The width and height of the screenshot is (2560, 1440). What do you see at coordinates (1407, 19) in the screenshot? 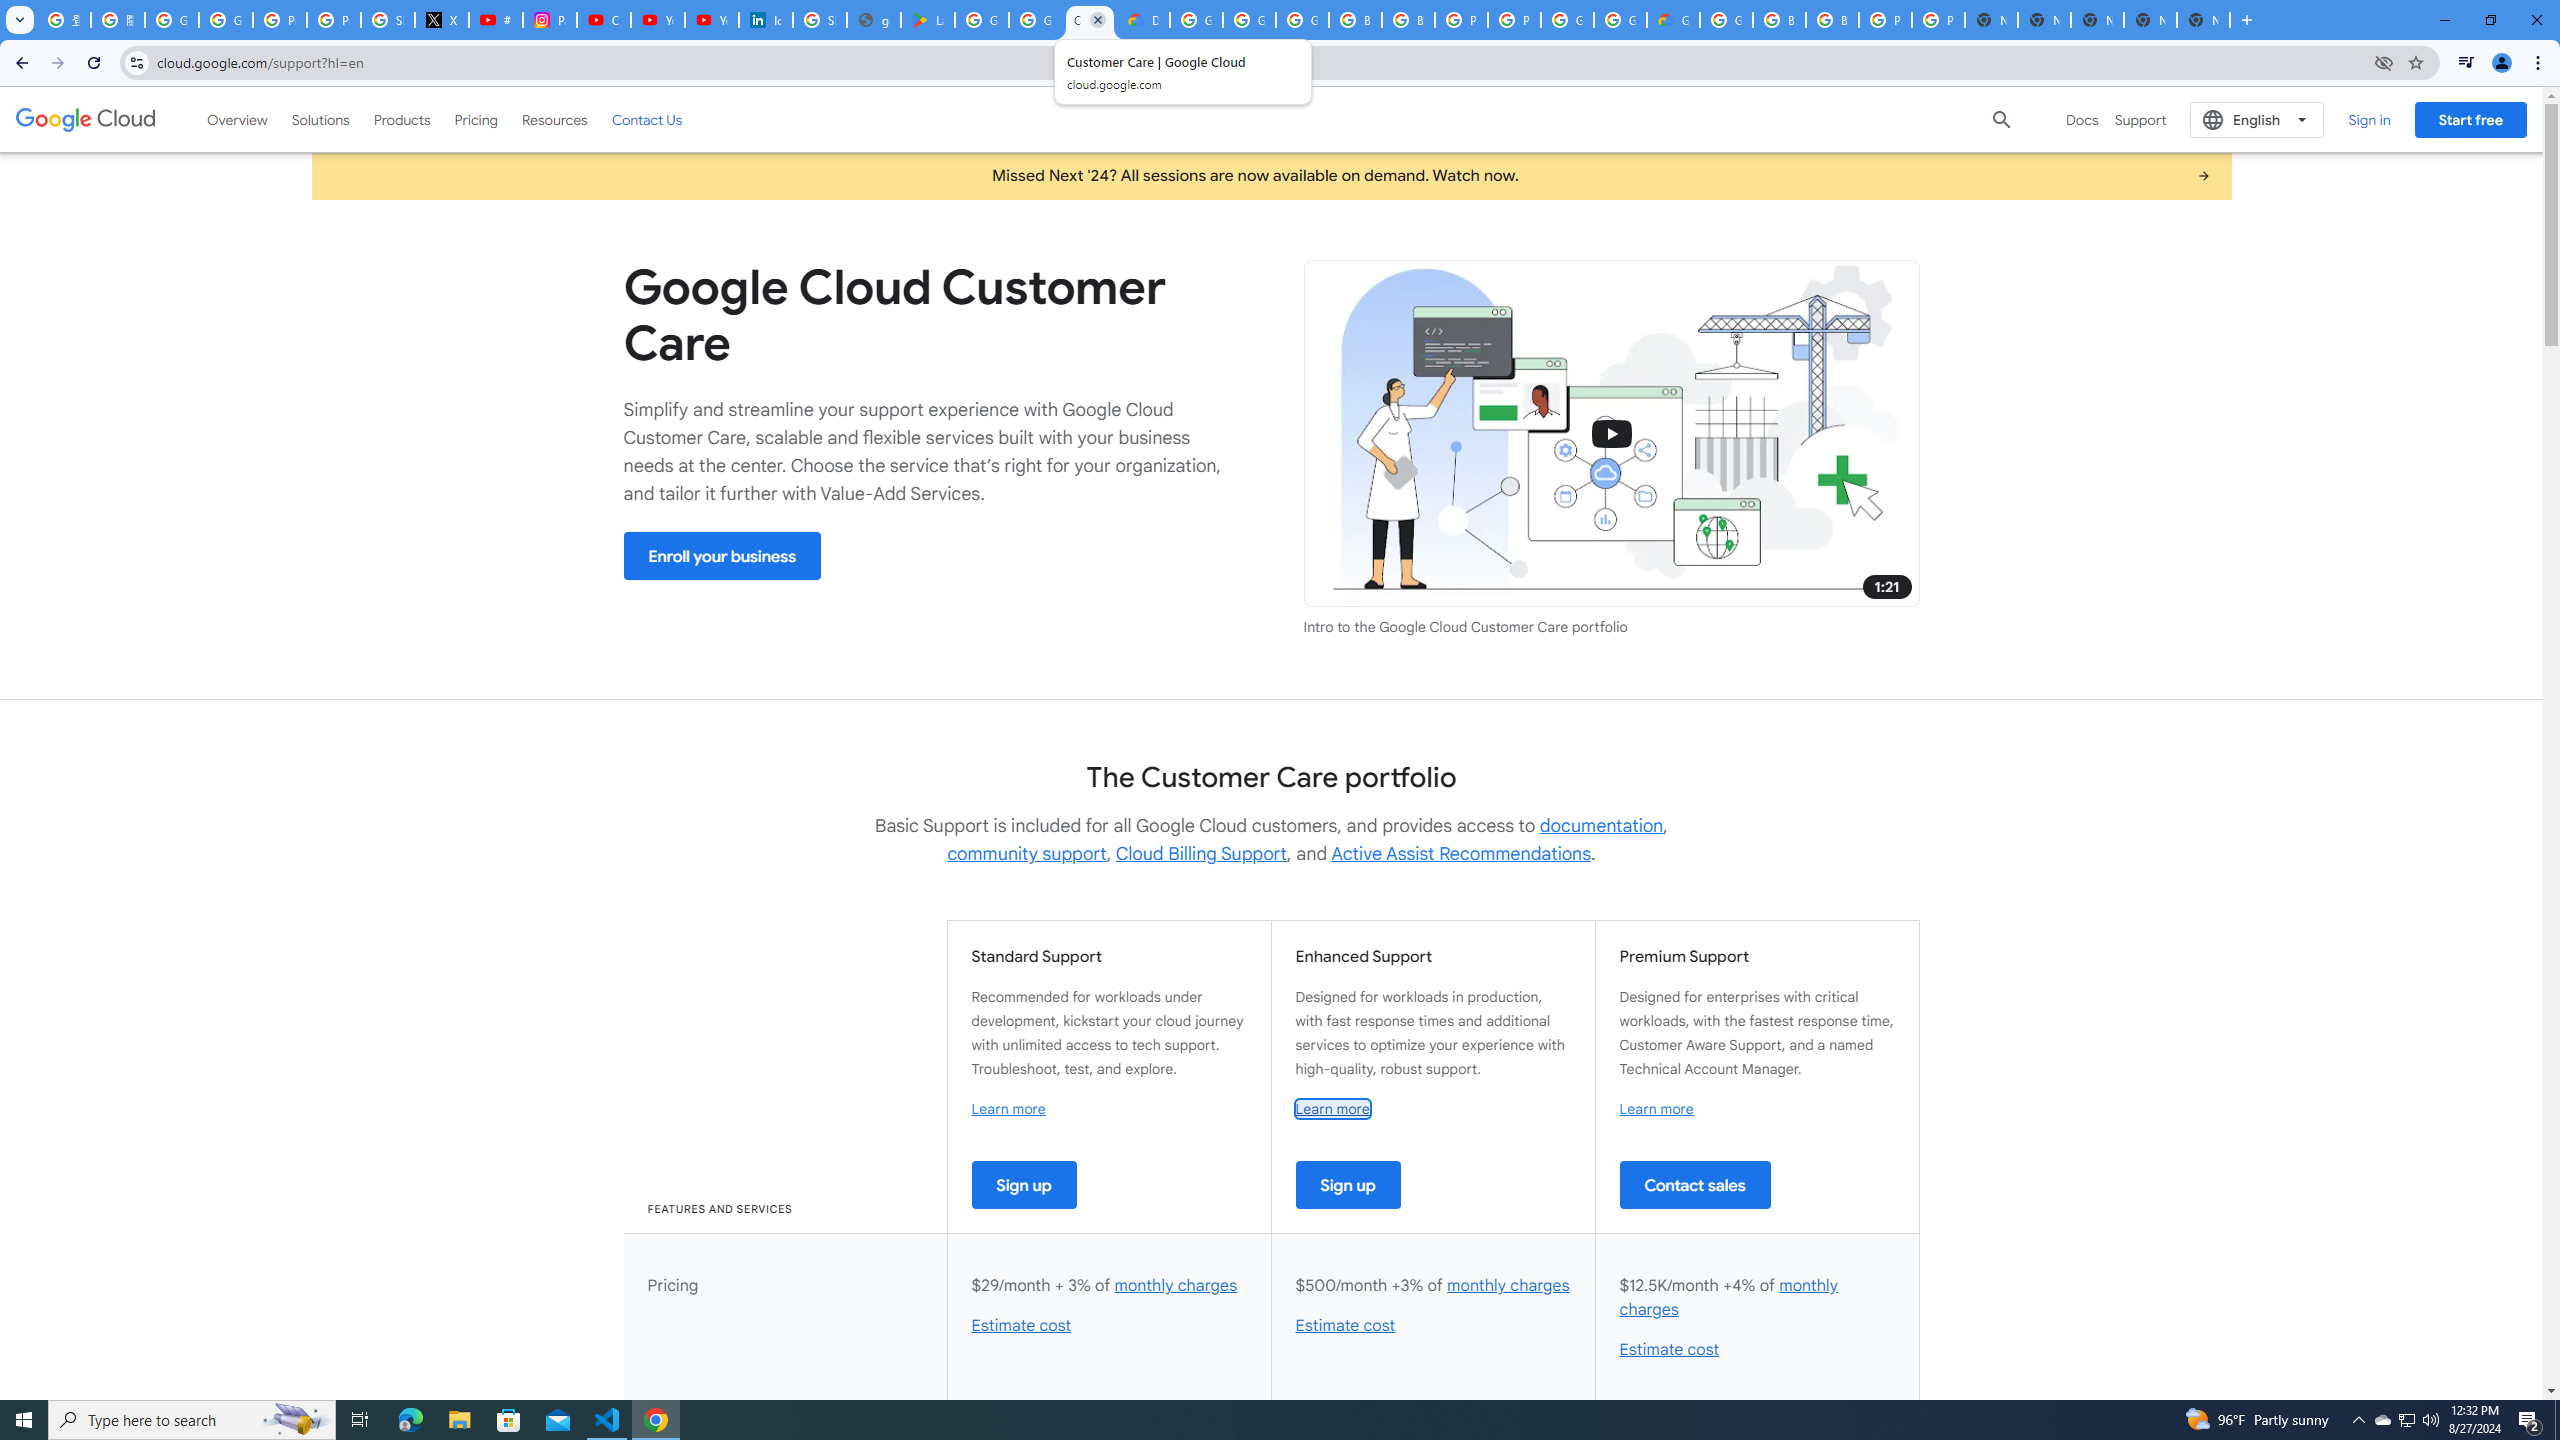
I see `'Browse Chrome as a guest - Computer - Google Chrome Help'` at bounding box center [1407, 19].